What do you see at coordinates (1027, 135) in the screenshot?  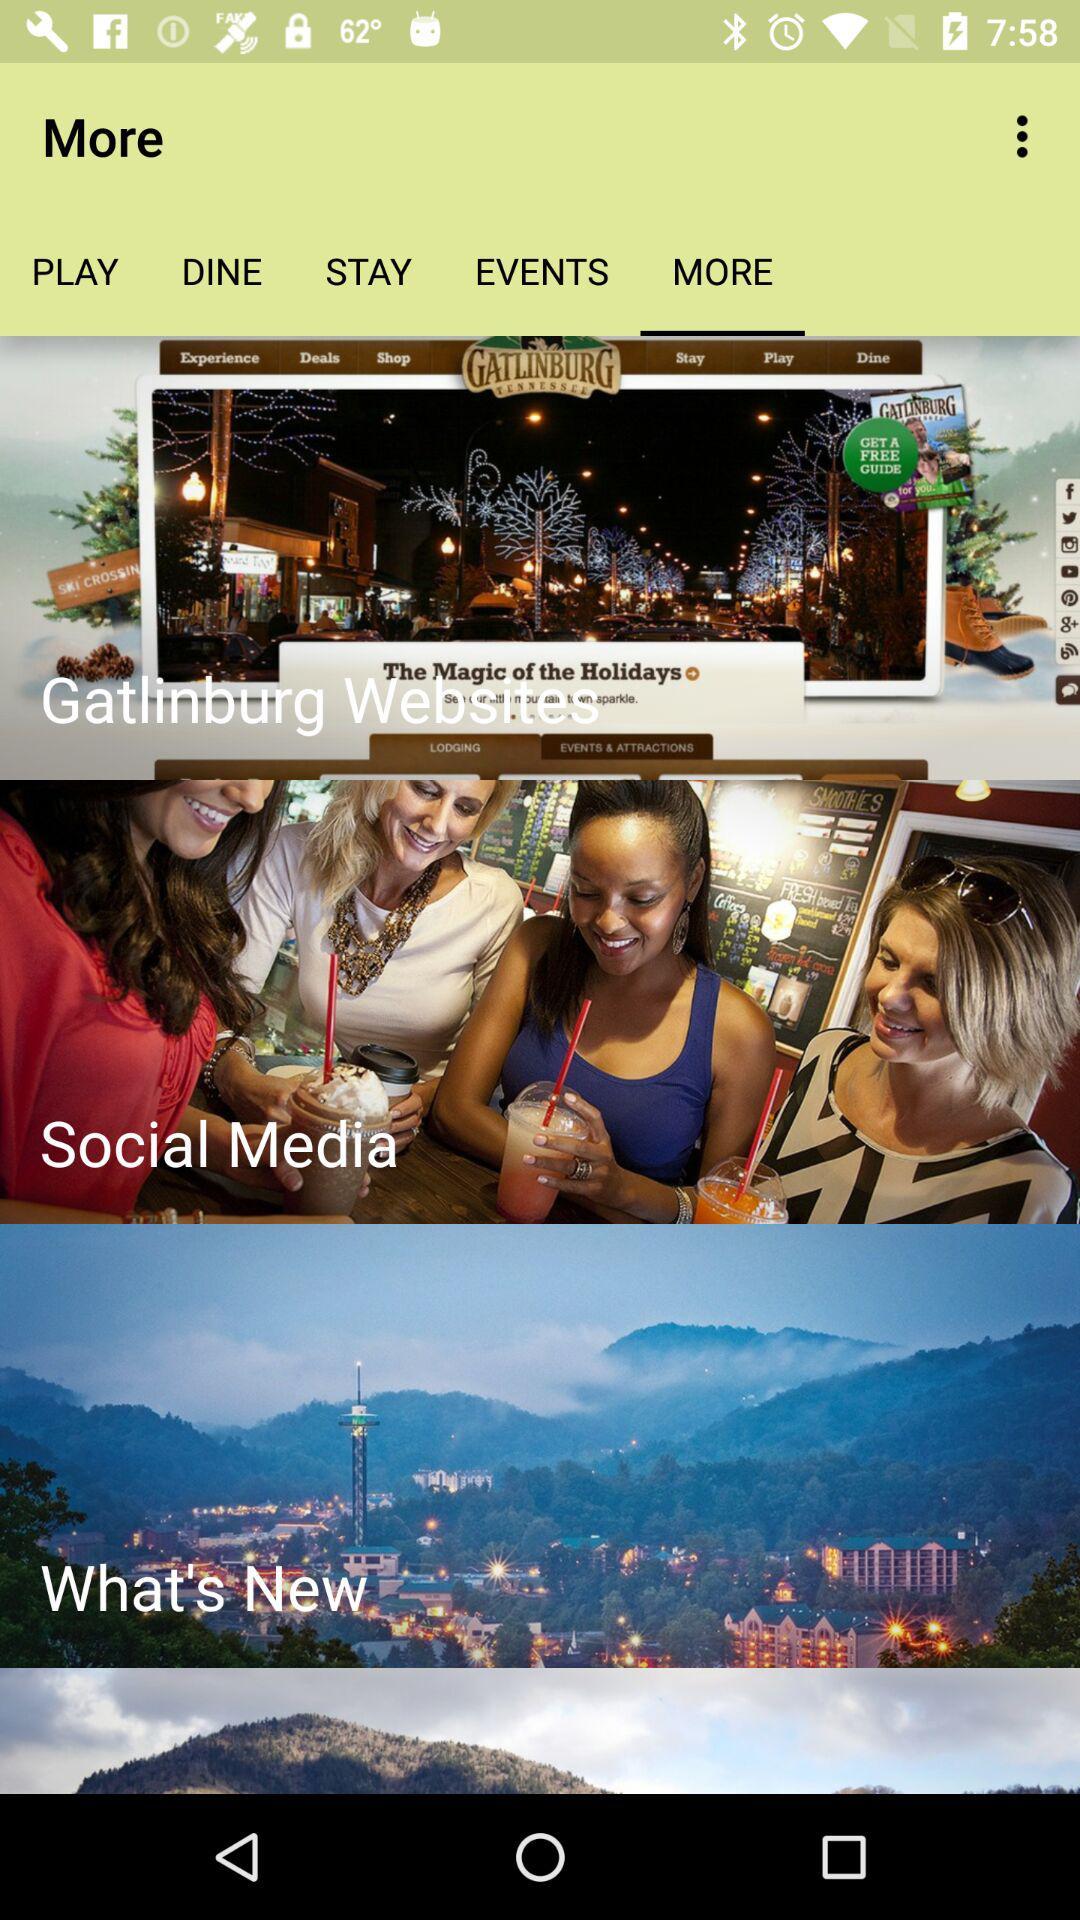 I see `the app to the right of more` at bounding box center [1027, 135].